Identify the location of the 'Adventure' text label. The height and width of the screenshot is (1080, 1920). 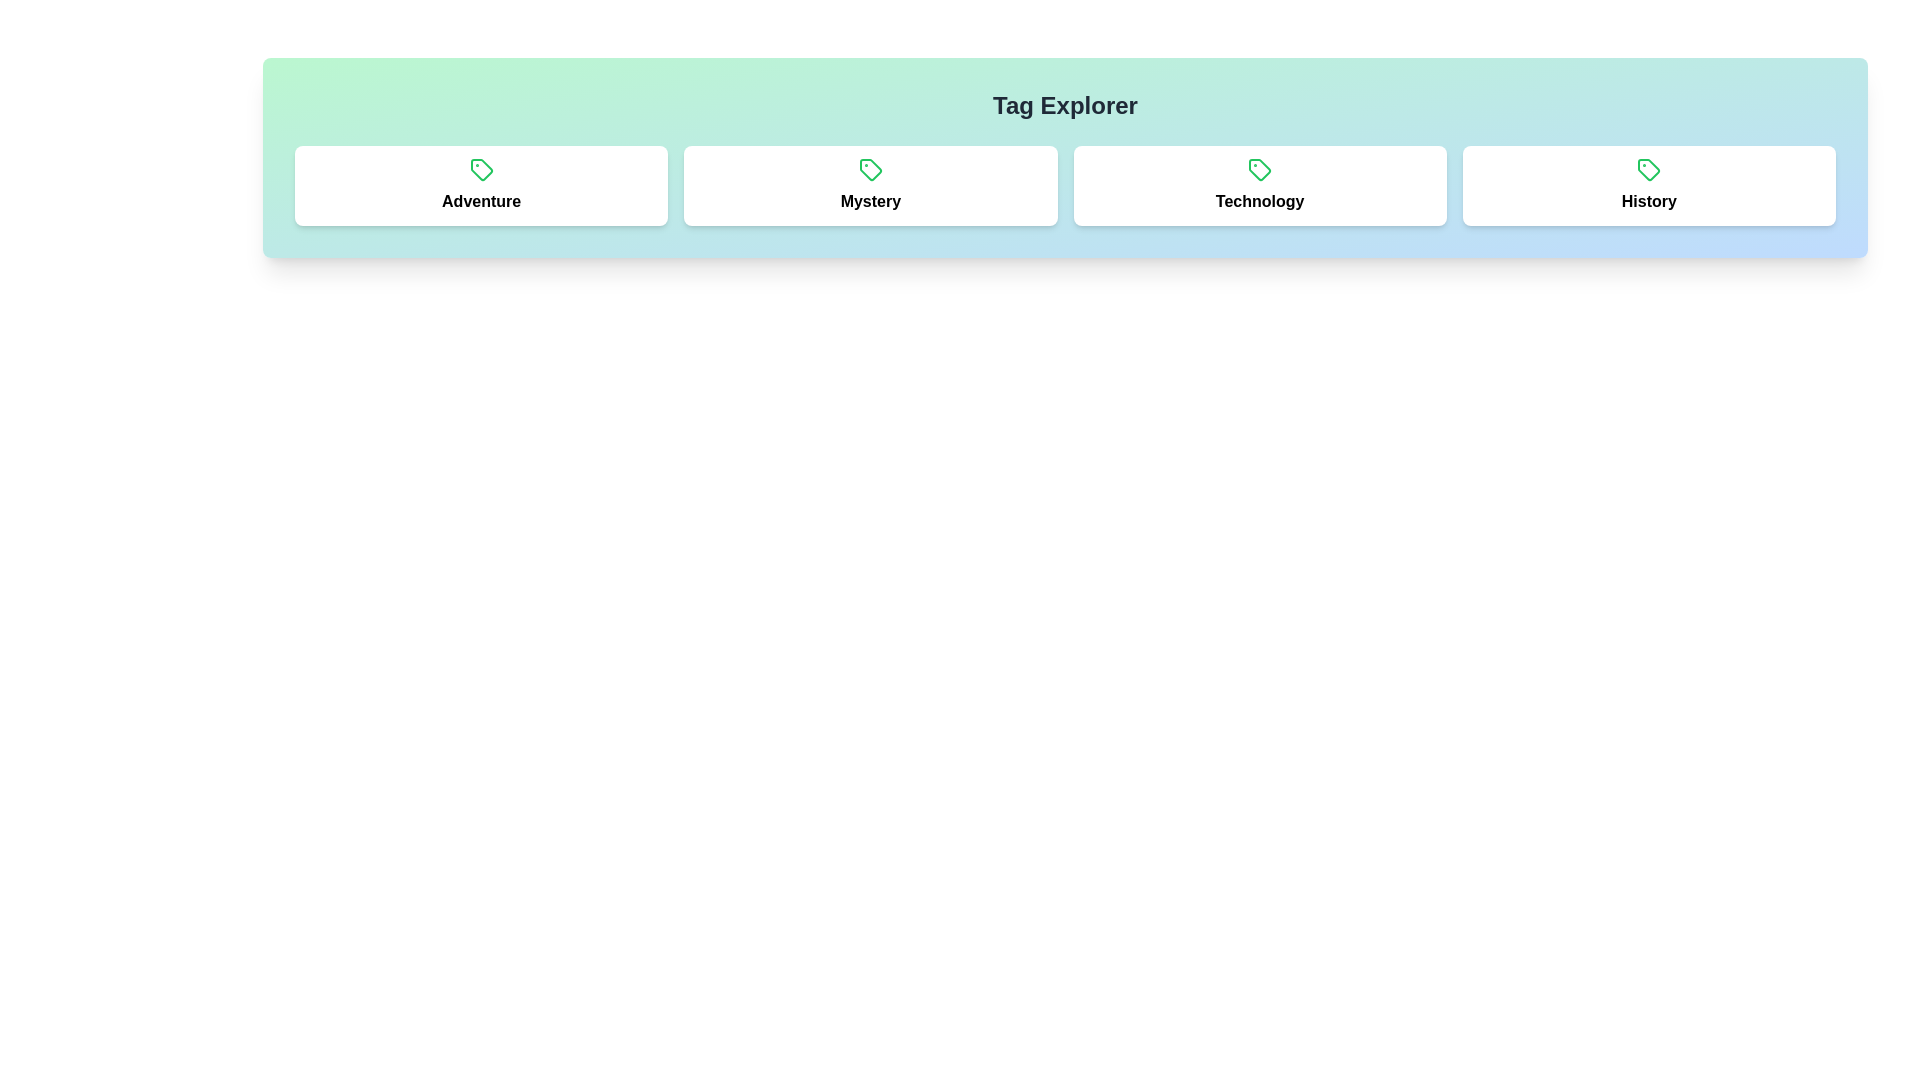
(481, 201).